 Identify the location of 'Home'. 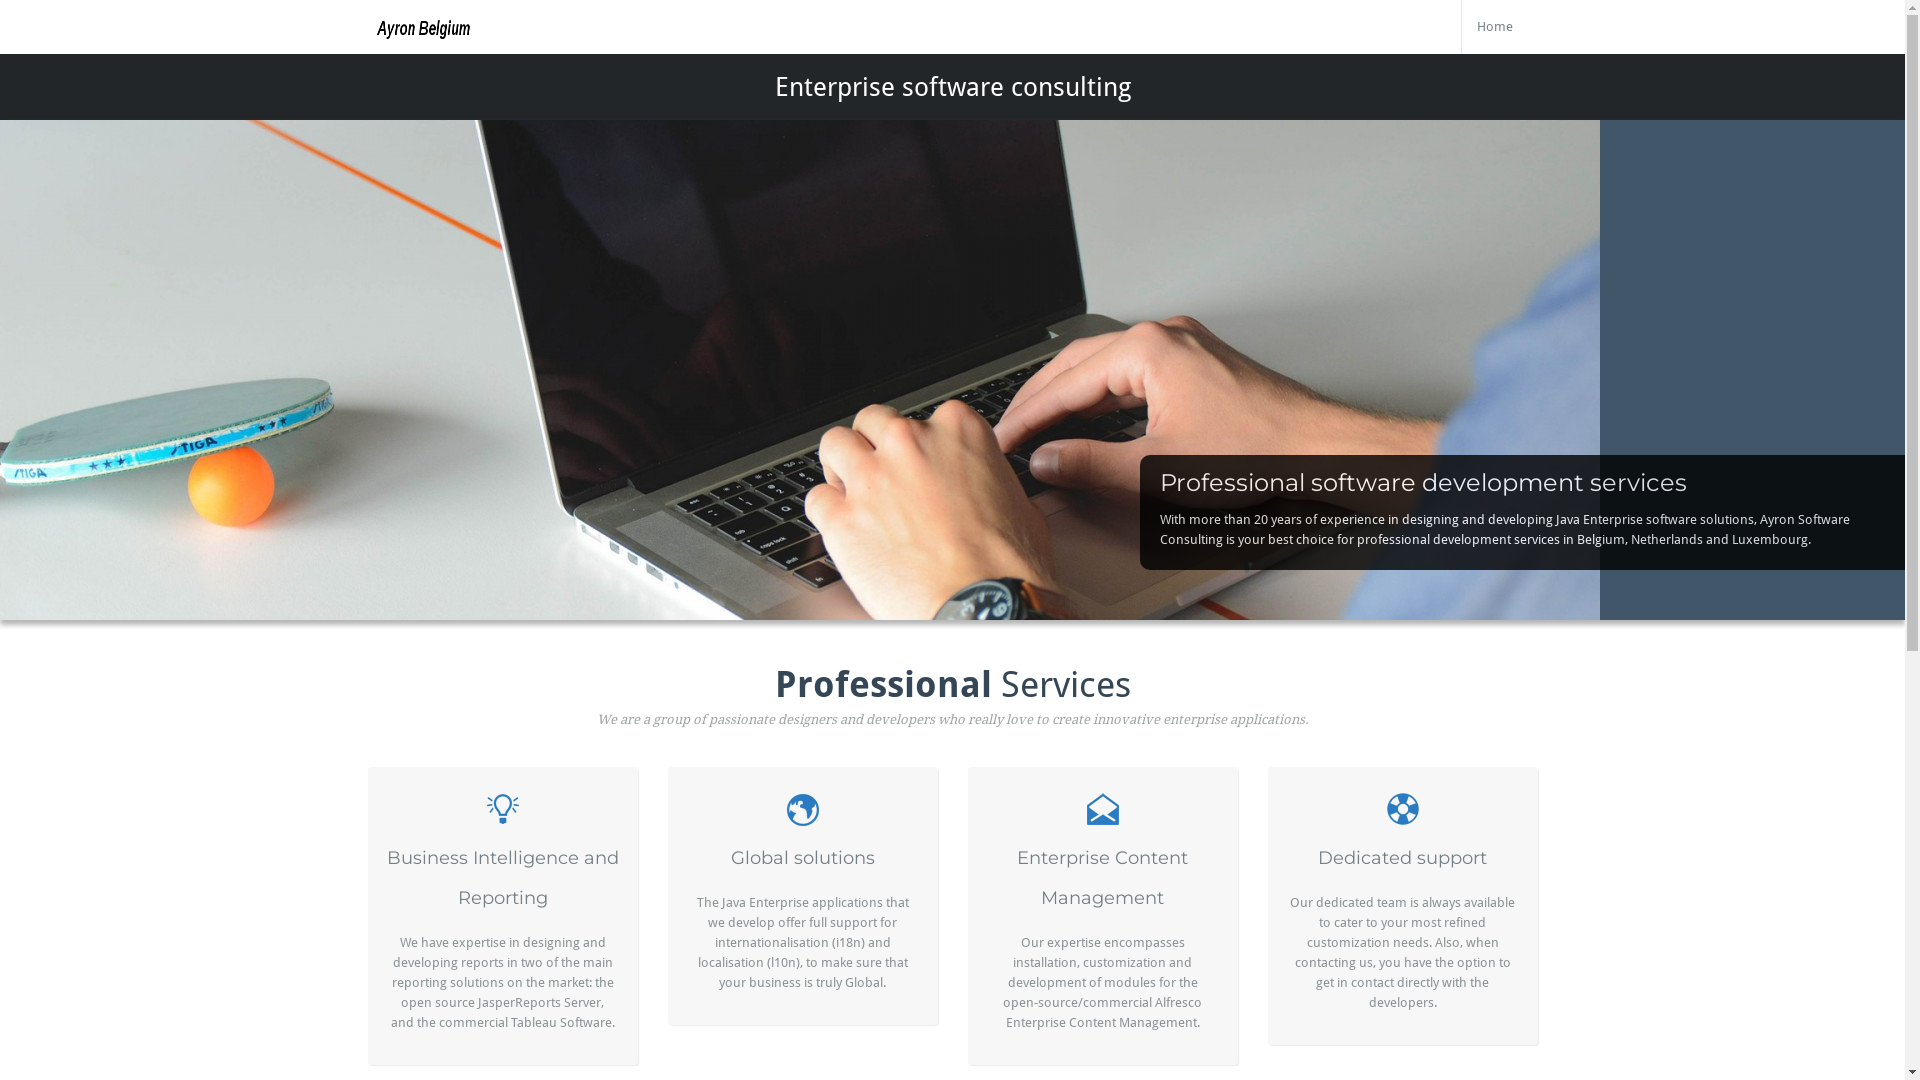
(1494, 27).